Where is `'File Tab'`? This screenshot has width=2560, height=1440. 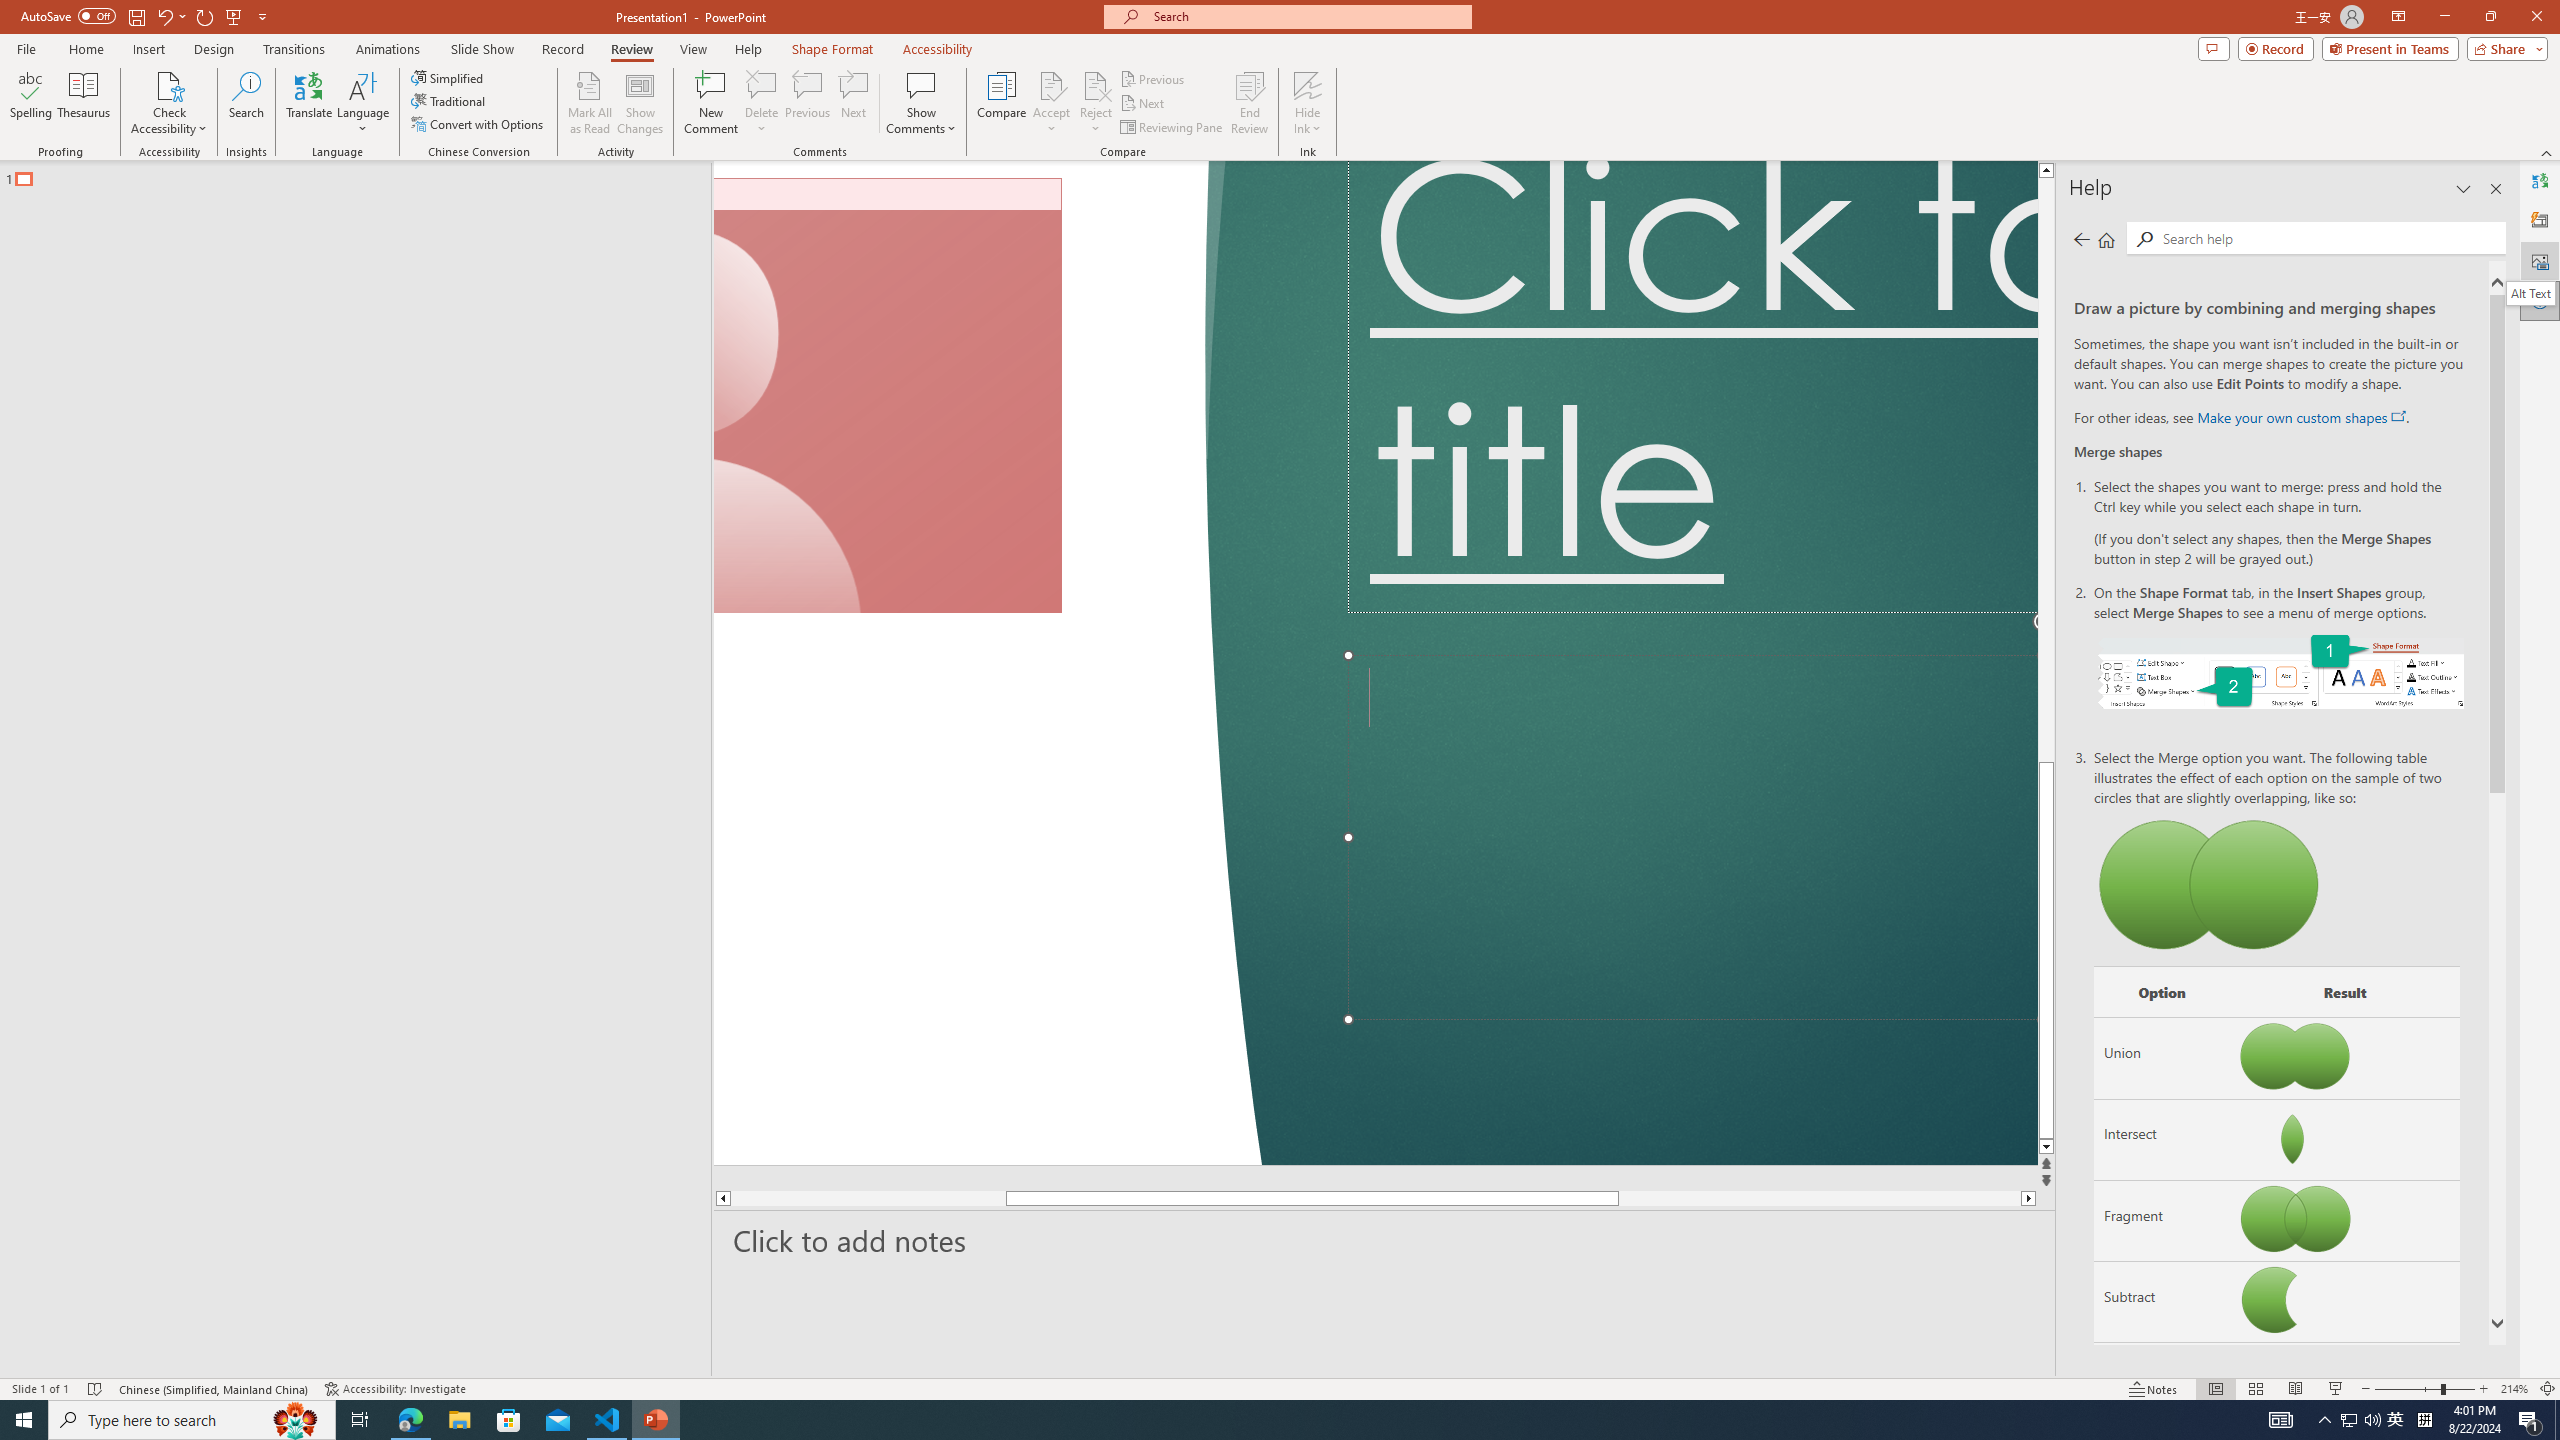 'File Tab' is located at coordinates (25, 47).